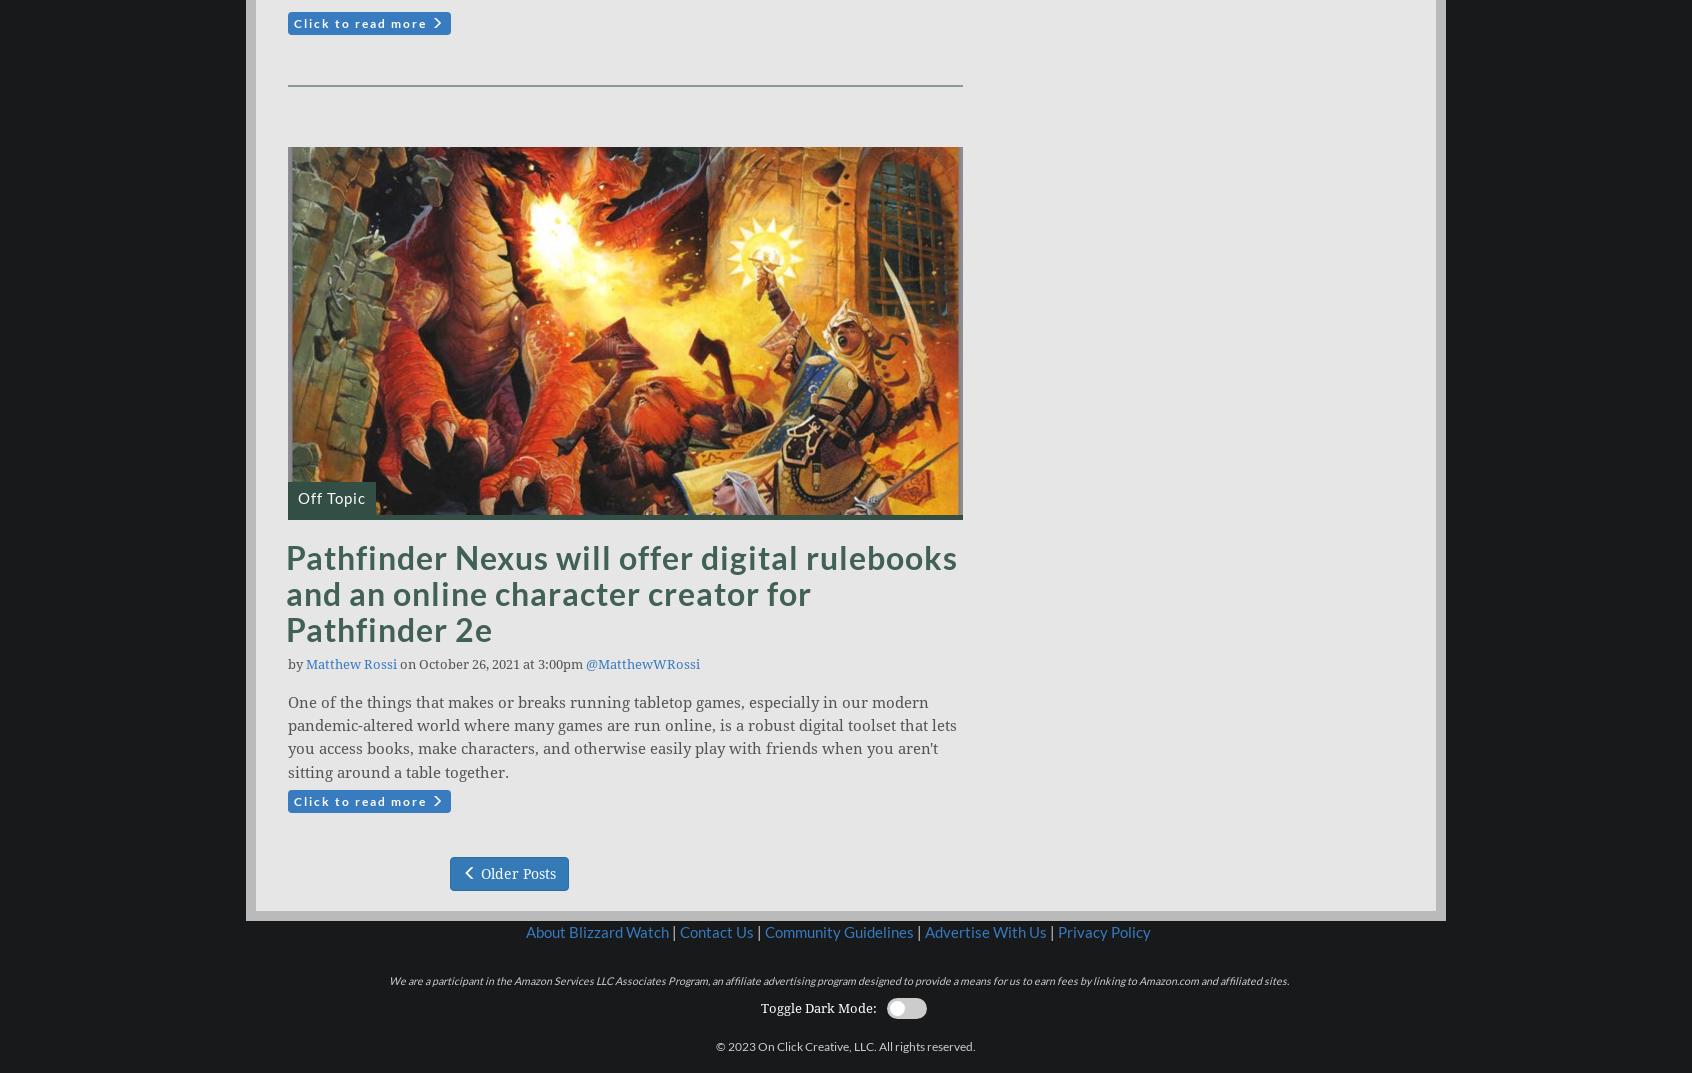 The height and width of the screenshot is (1073, 1692). Describe the element at coordinates (846, 1046) in the screenshot. I see `'© 2023 On Click Creative, LLC. All rights reserved.'` at that location.